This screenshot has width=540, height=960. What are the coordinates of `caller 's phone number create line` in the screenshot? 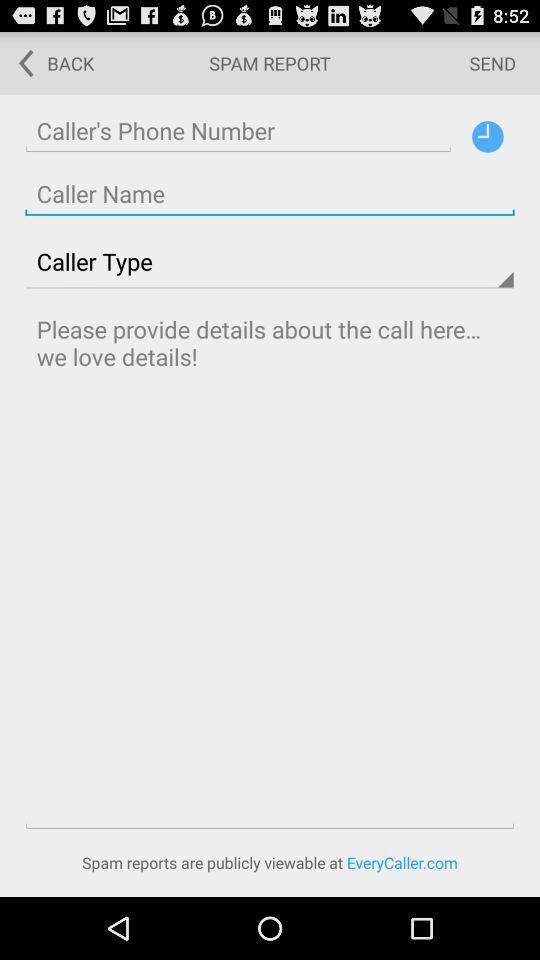 It's located at (238, 129).